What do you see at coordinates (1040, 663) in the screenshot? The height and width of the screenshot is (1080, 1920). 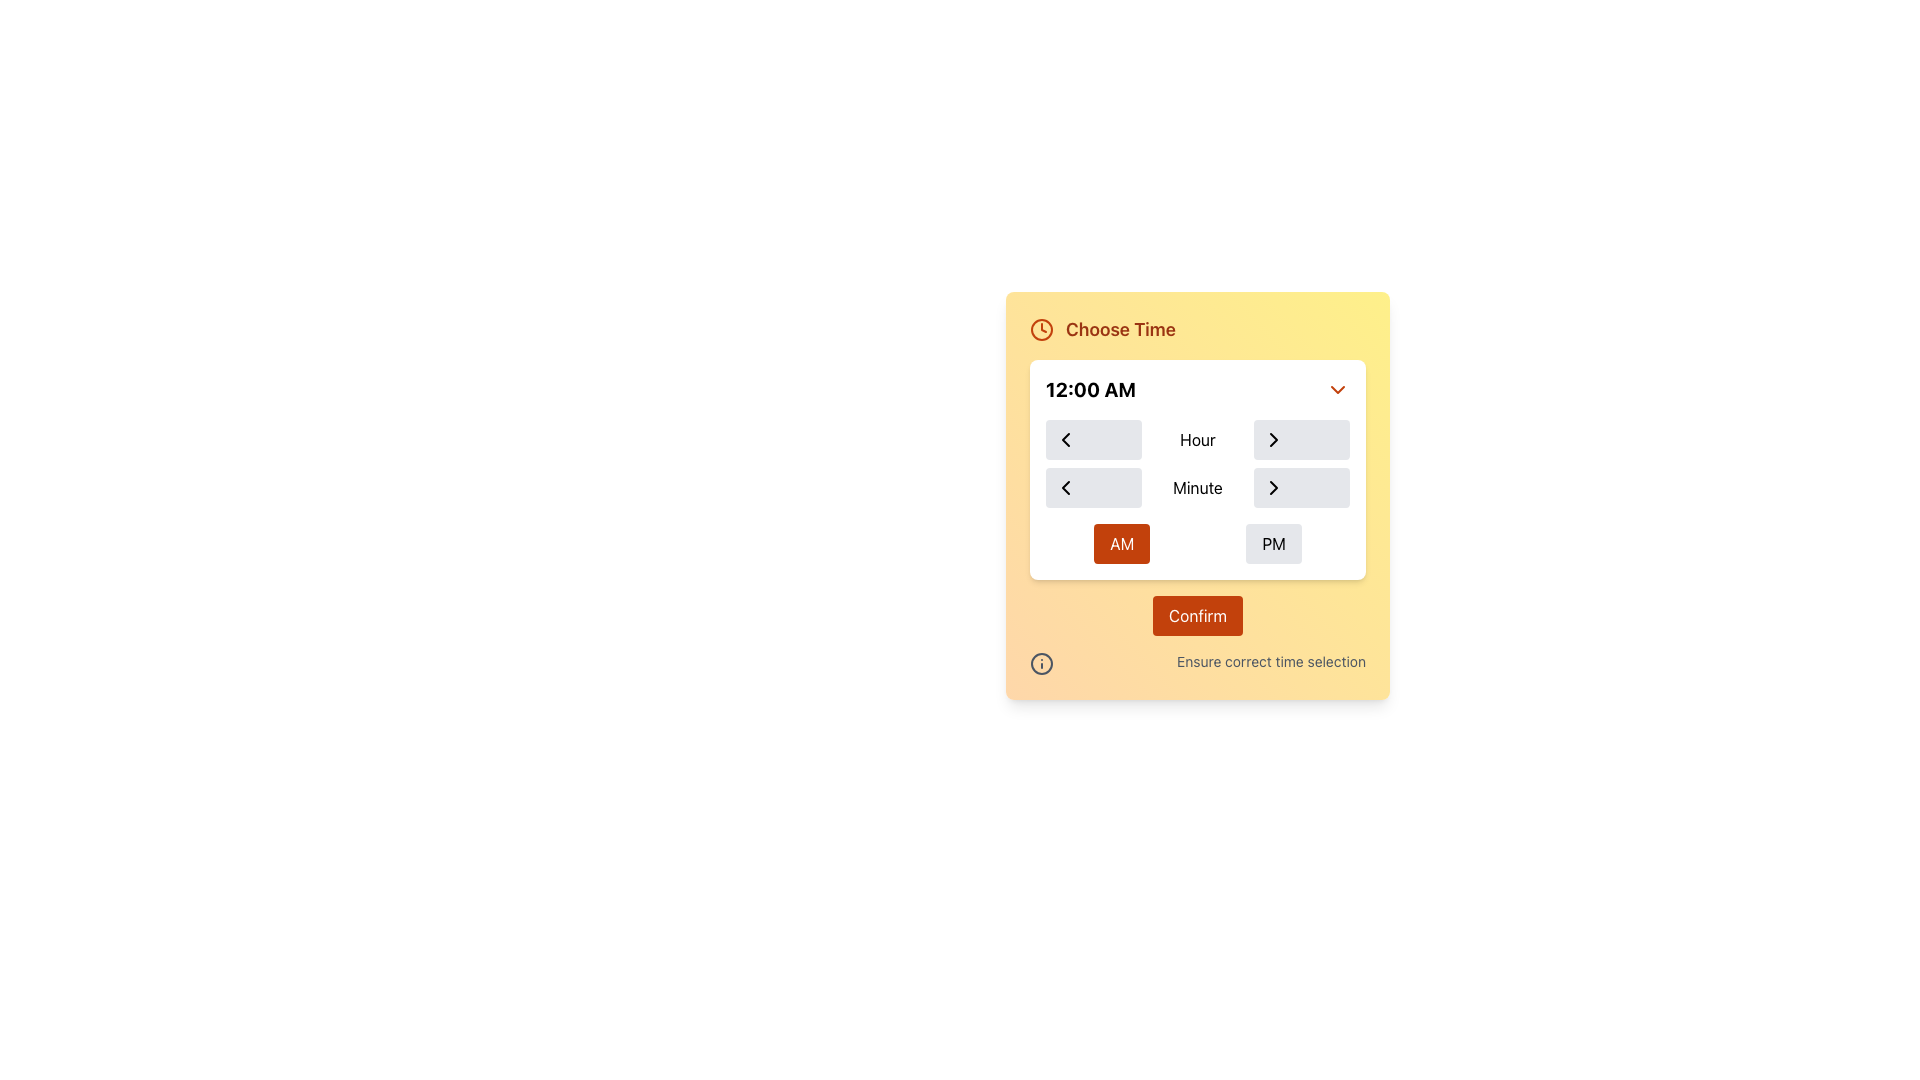 I see `the outermost circular component of the information icon located near the top left corner of the Choose Time dialog, adjacent to the 'Choose Time' label` at bounding box center [1040, 663].